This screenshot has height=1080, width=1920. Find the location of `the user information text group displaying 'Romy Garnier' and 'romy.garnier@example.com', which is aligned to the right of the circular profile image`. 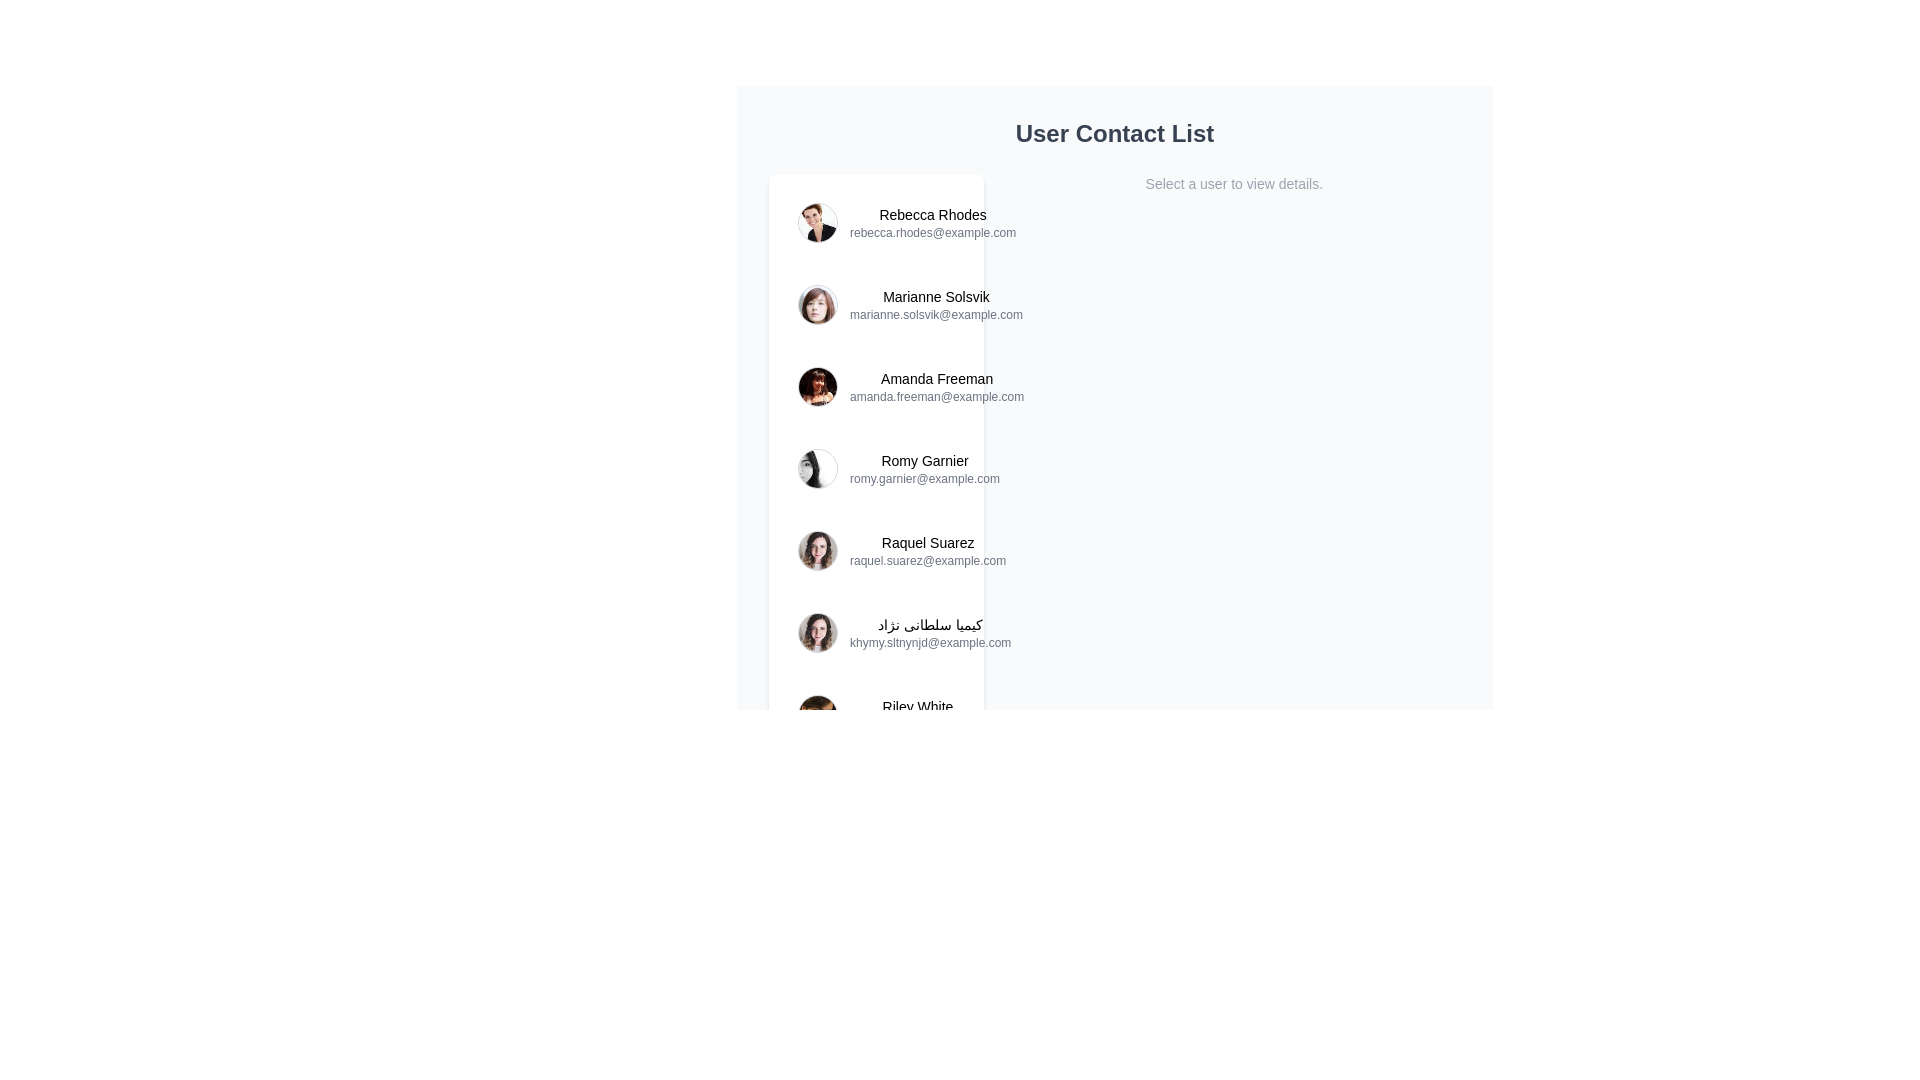

the user information text group displaying 'Romy Garnier' and 'romy.garnier@example.com', which is aligned to the right of the circular profile image is located at coordinates (924, 469).